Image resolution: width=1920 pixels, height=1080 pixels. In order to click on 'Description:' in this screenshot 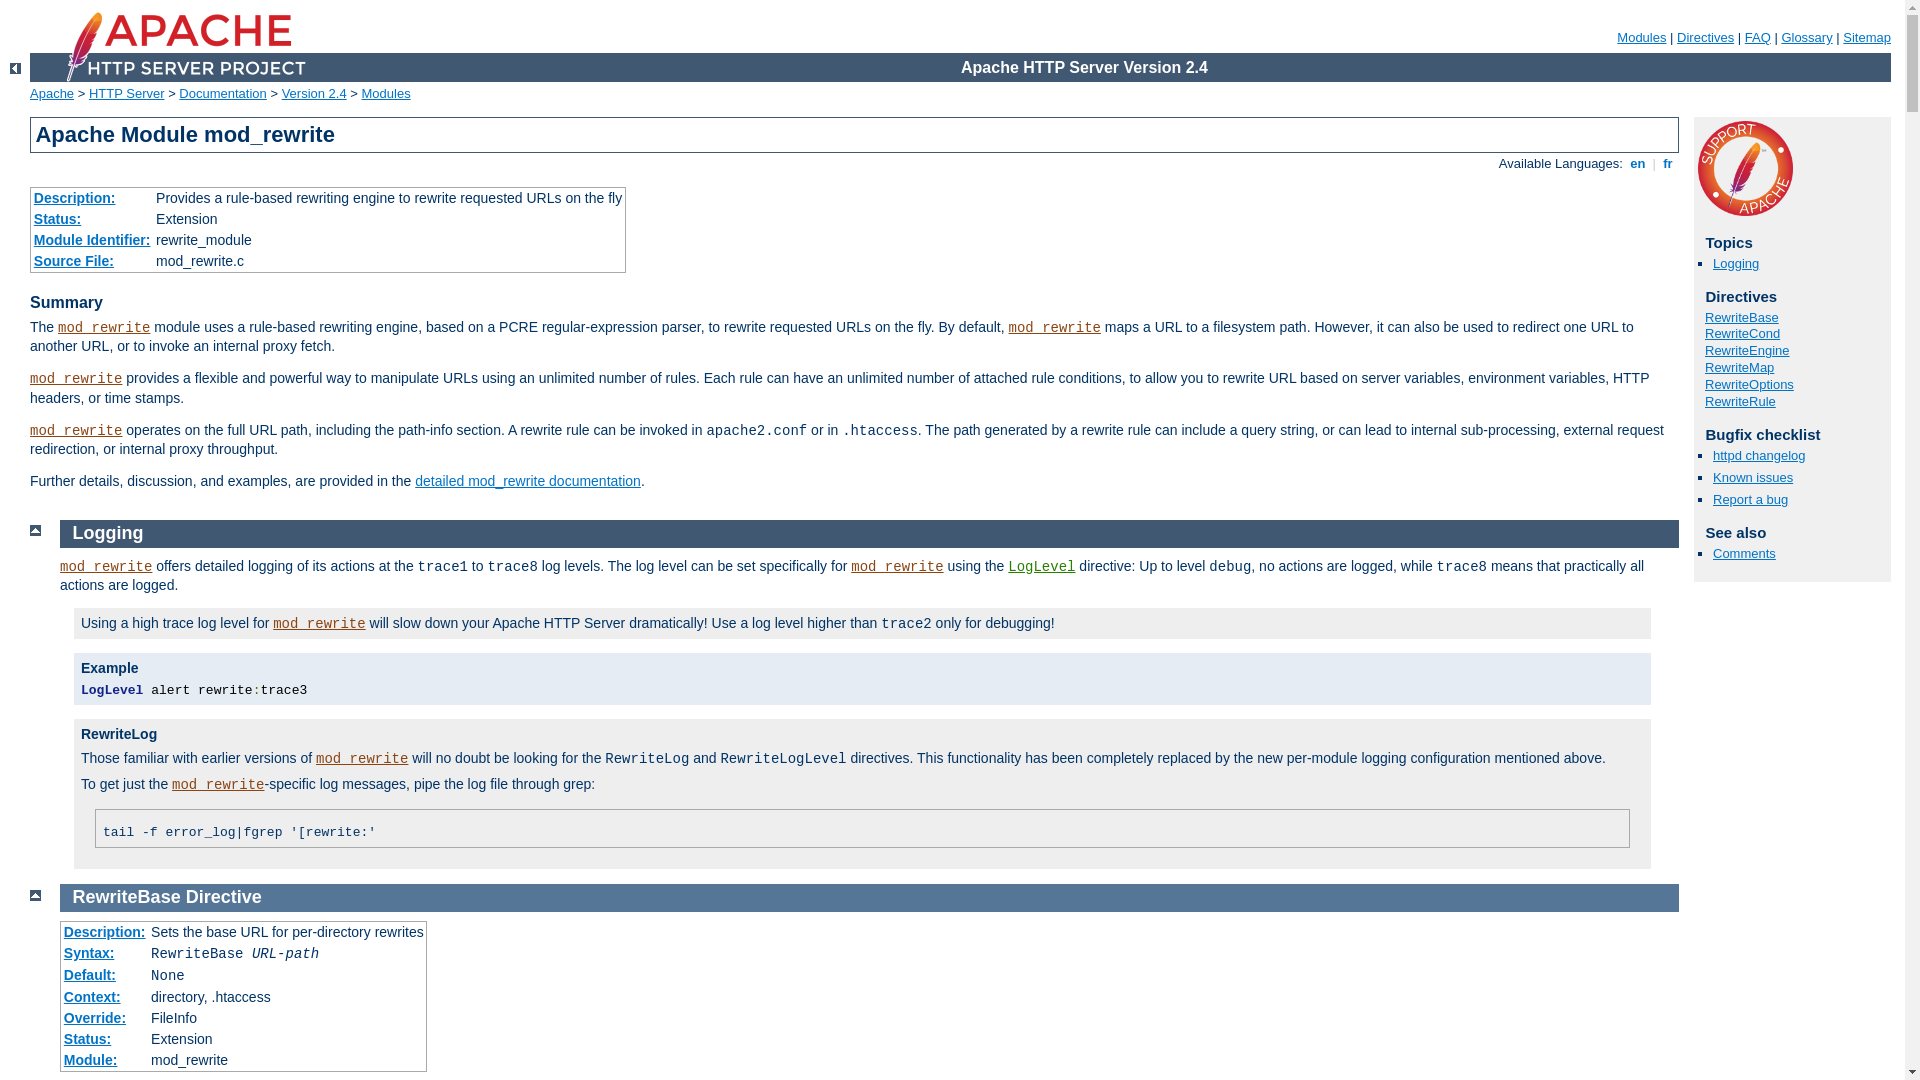, I will do `click(75, 197)`.